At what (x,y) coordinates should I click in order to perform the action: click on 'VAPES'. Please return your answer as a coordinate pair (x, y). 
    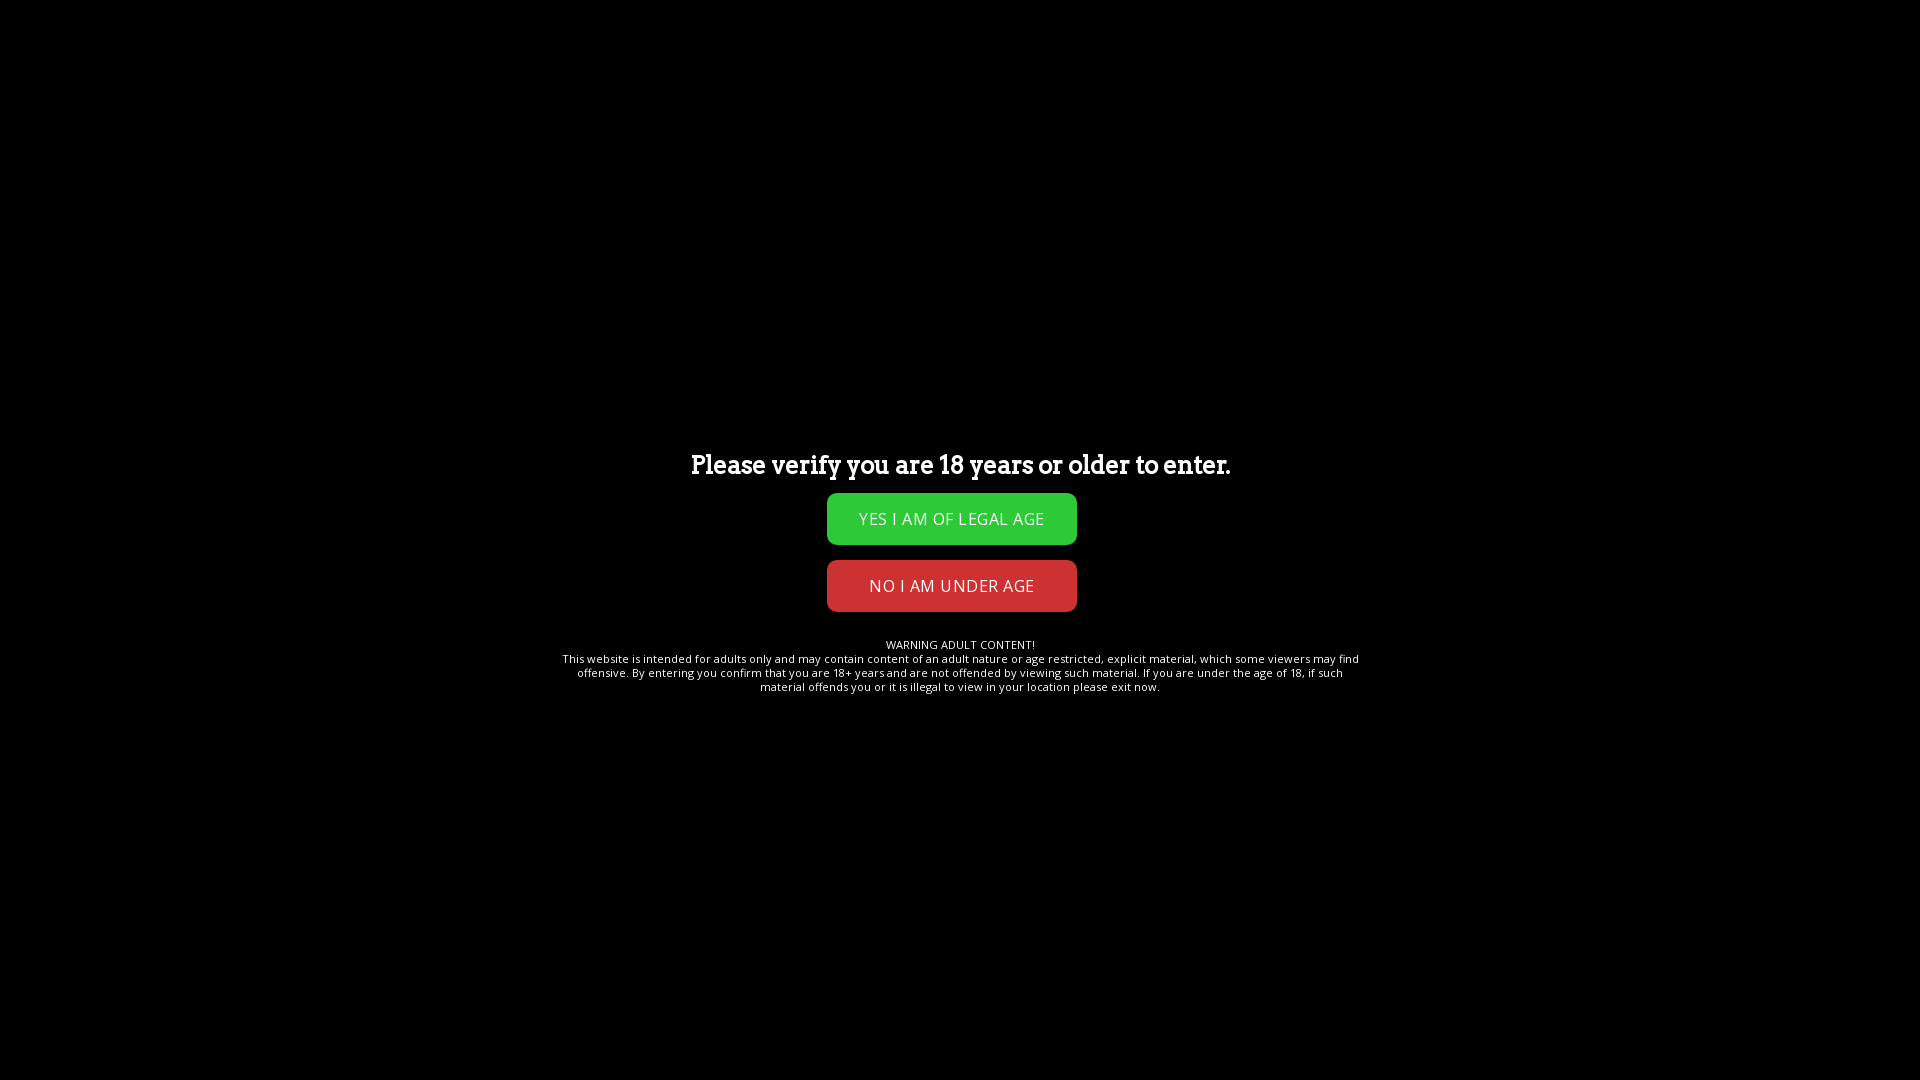
    Looking at the image, I should click on (507, 111).